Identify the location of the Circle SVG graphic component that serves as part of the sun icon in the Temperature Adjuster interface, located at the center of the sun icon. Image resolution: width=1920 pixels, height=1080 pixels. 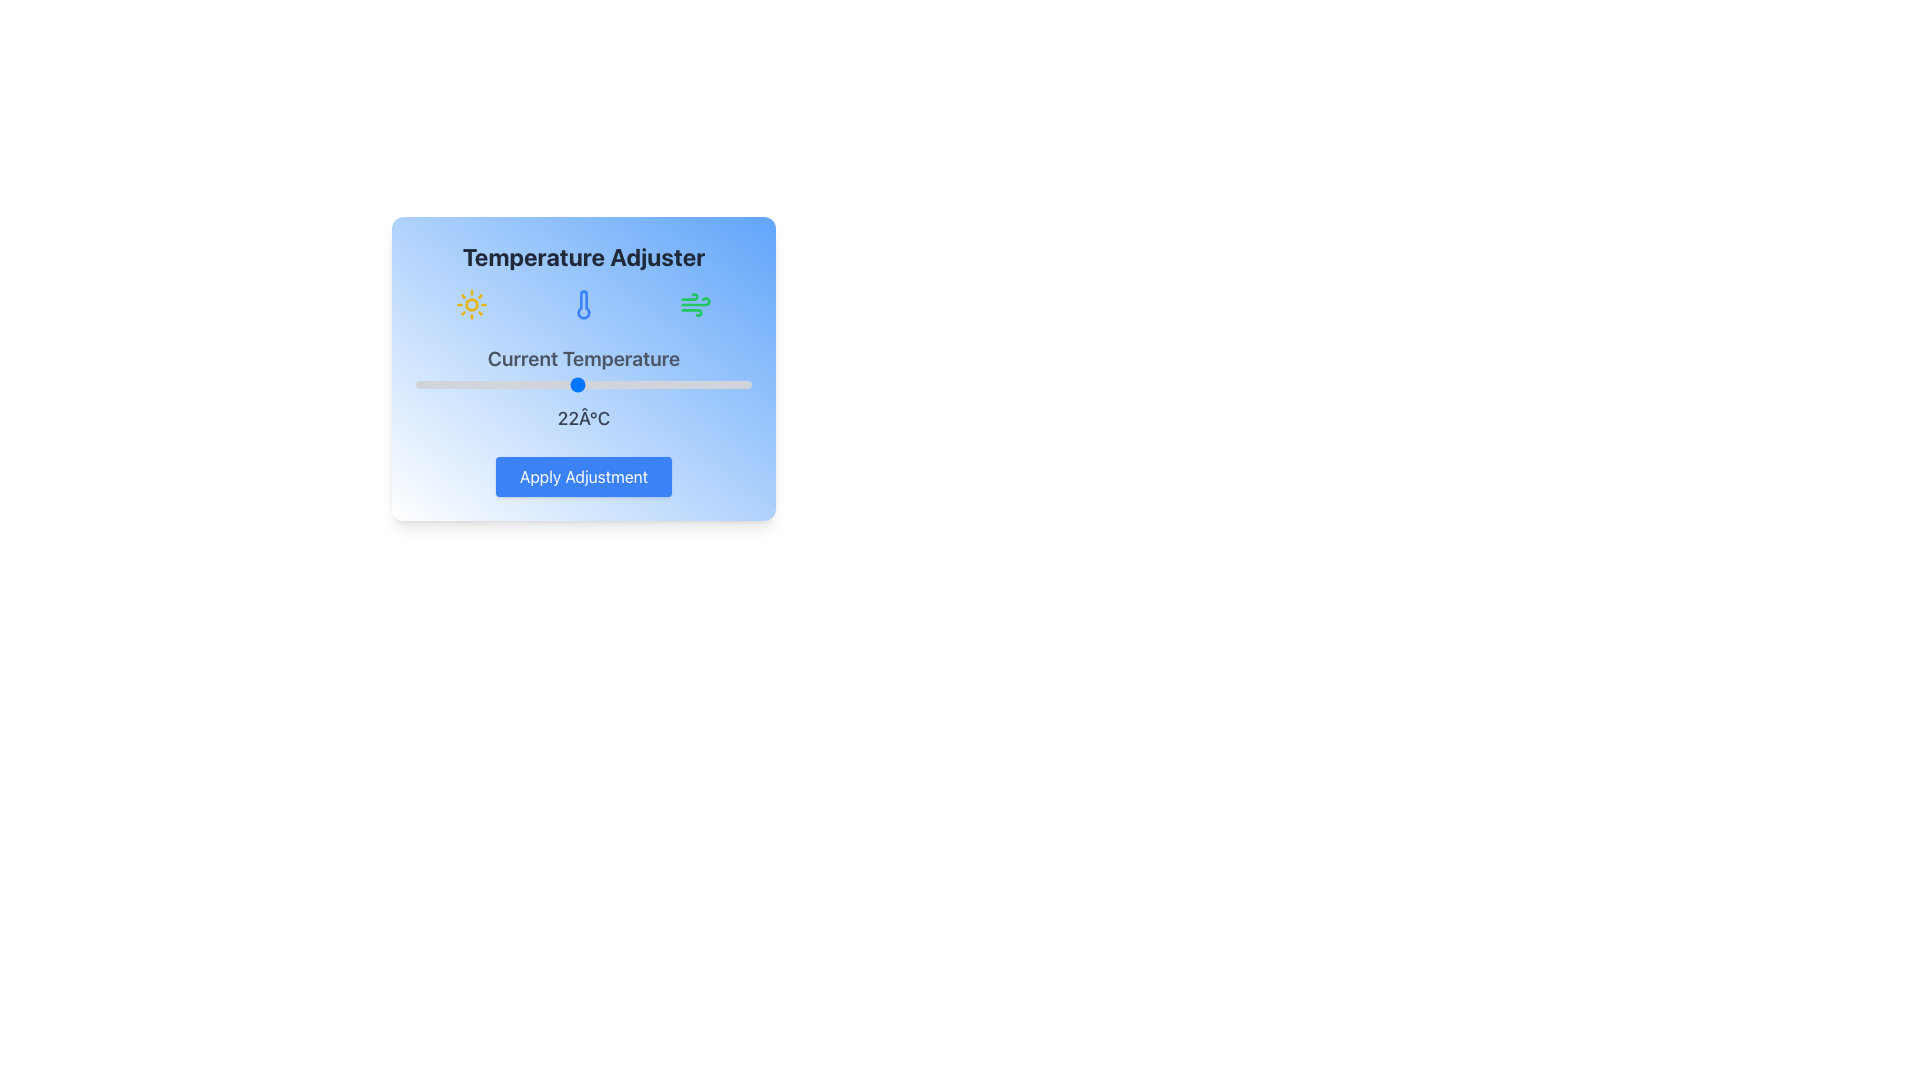
(470, 304).